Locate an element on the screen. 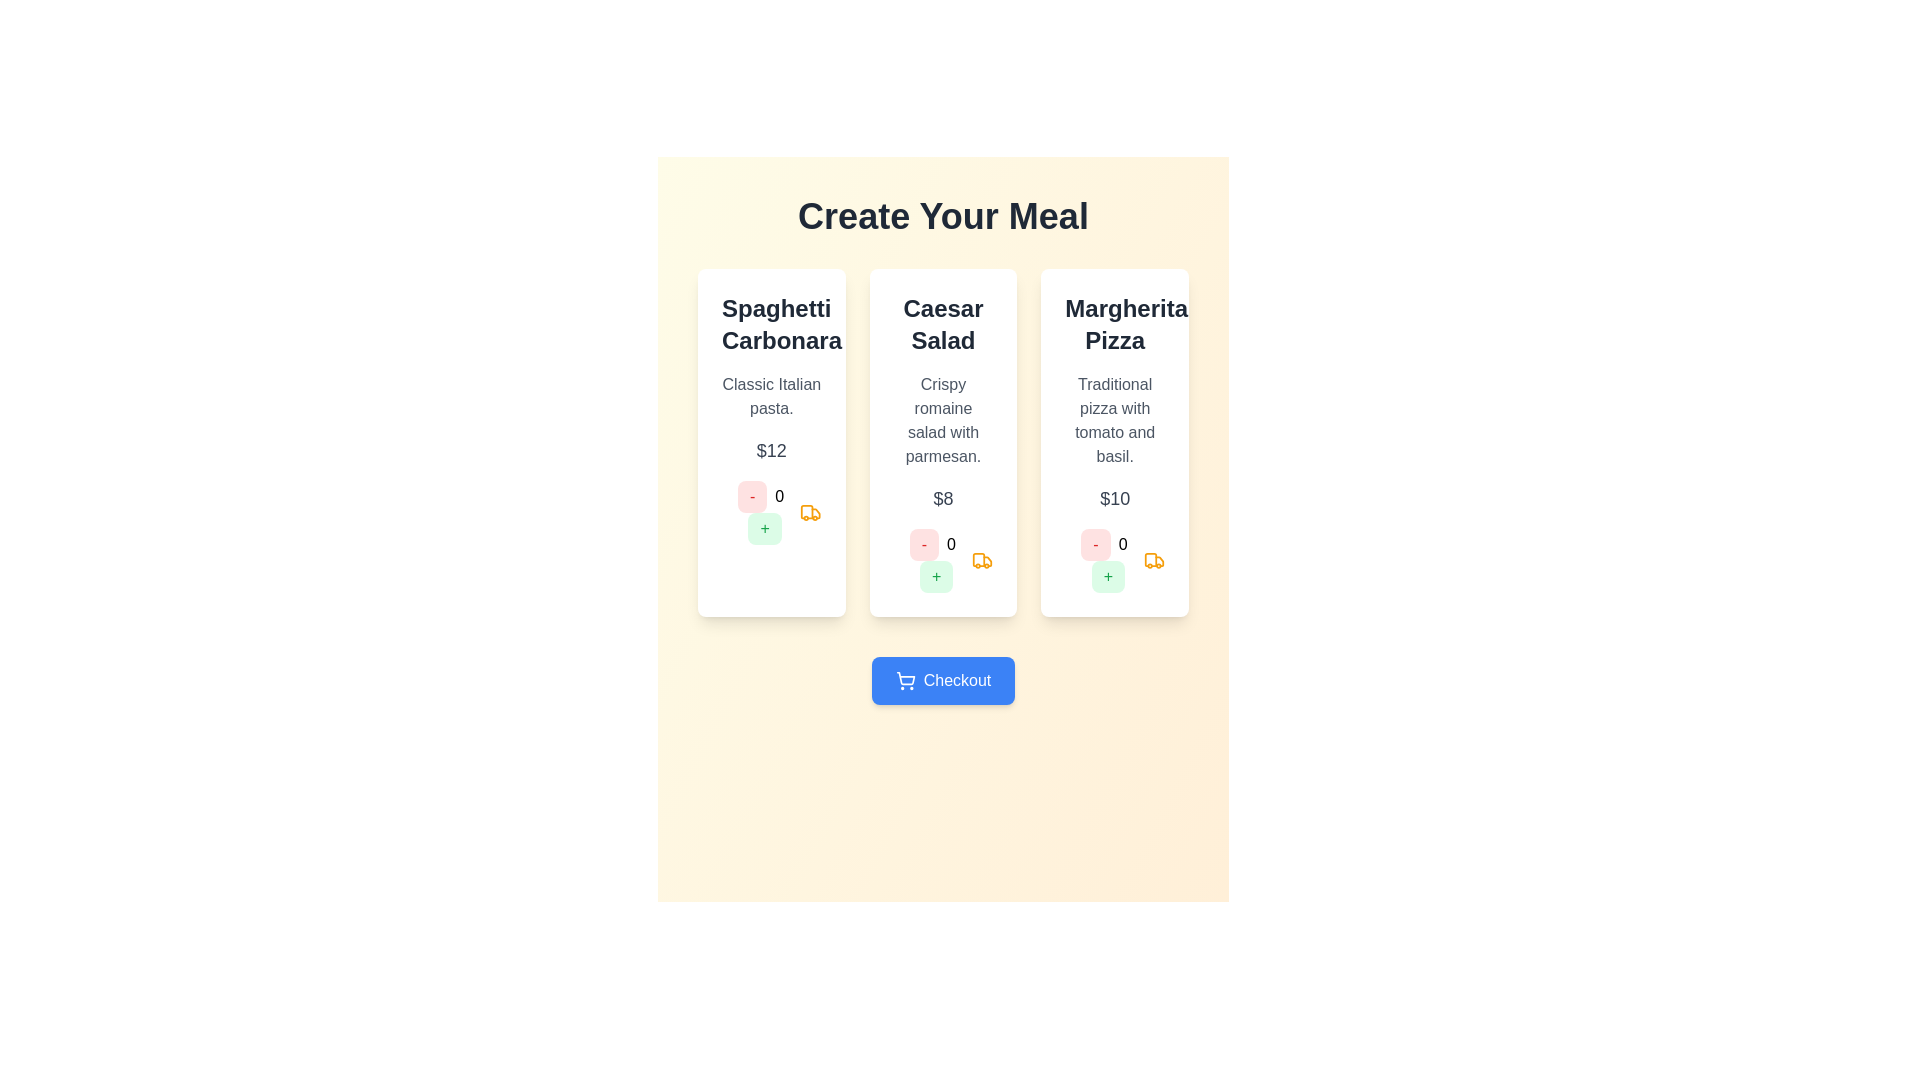 The image size is (1920, 1080). the static text element displaying the number '0' located between the decrement ('-') and increment ('+') buttons in the control group of the 'Margherita Pizza' card is located at coordinates (950, 544).